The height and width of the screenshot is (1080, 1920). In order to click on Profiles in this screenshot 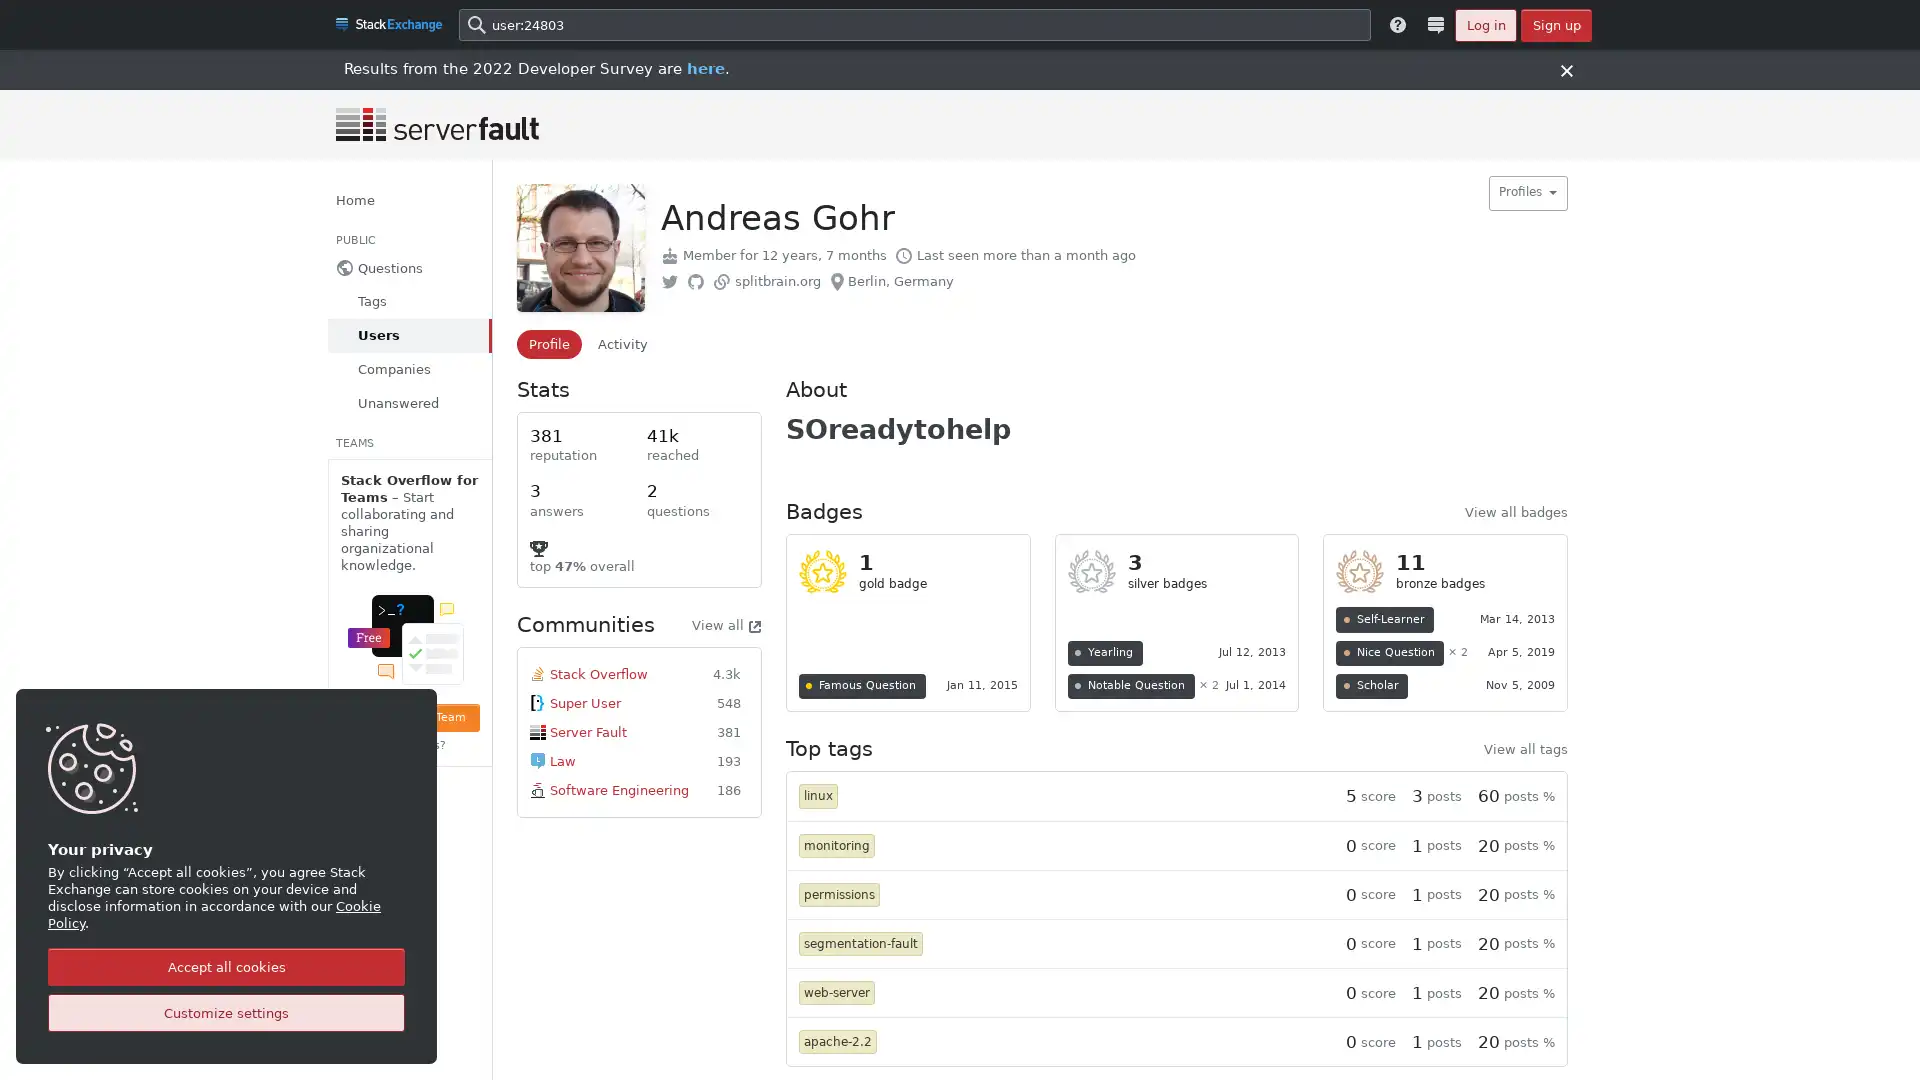, I will do `click(1526, 192)`.